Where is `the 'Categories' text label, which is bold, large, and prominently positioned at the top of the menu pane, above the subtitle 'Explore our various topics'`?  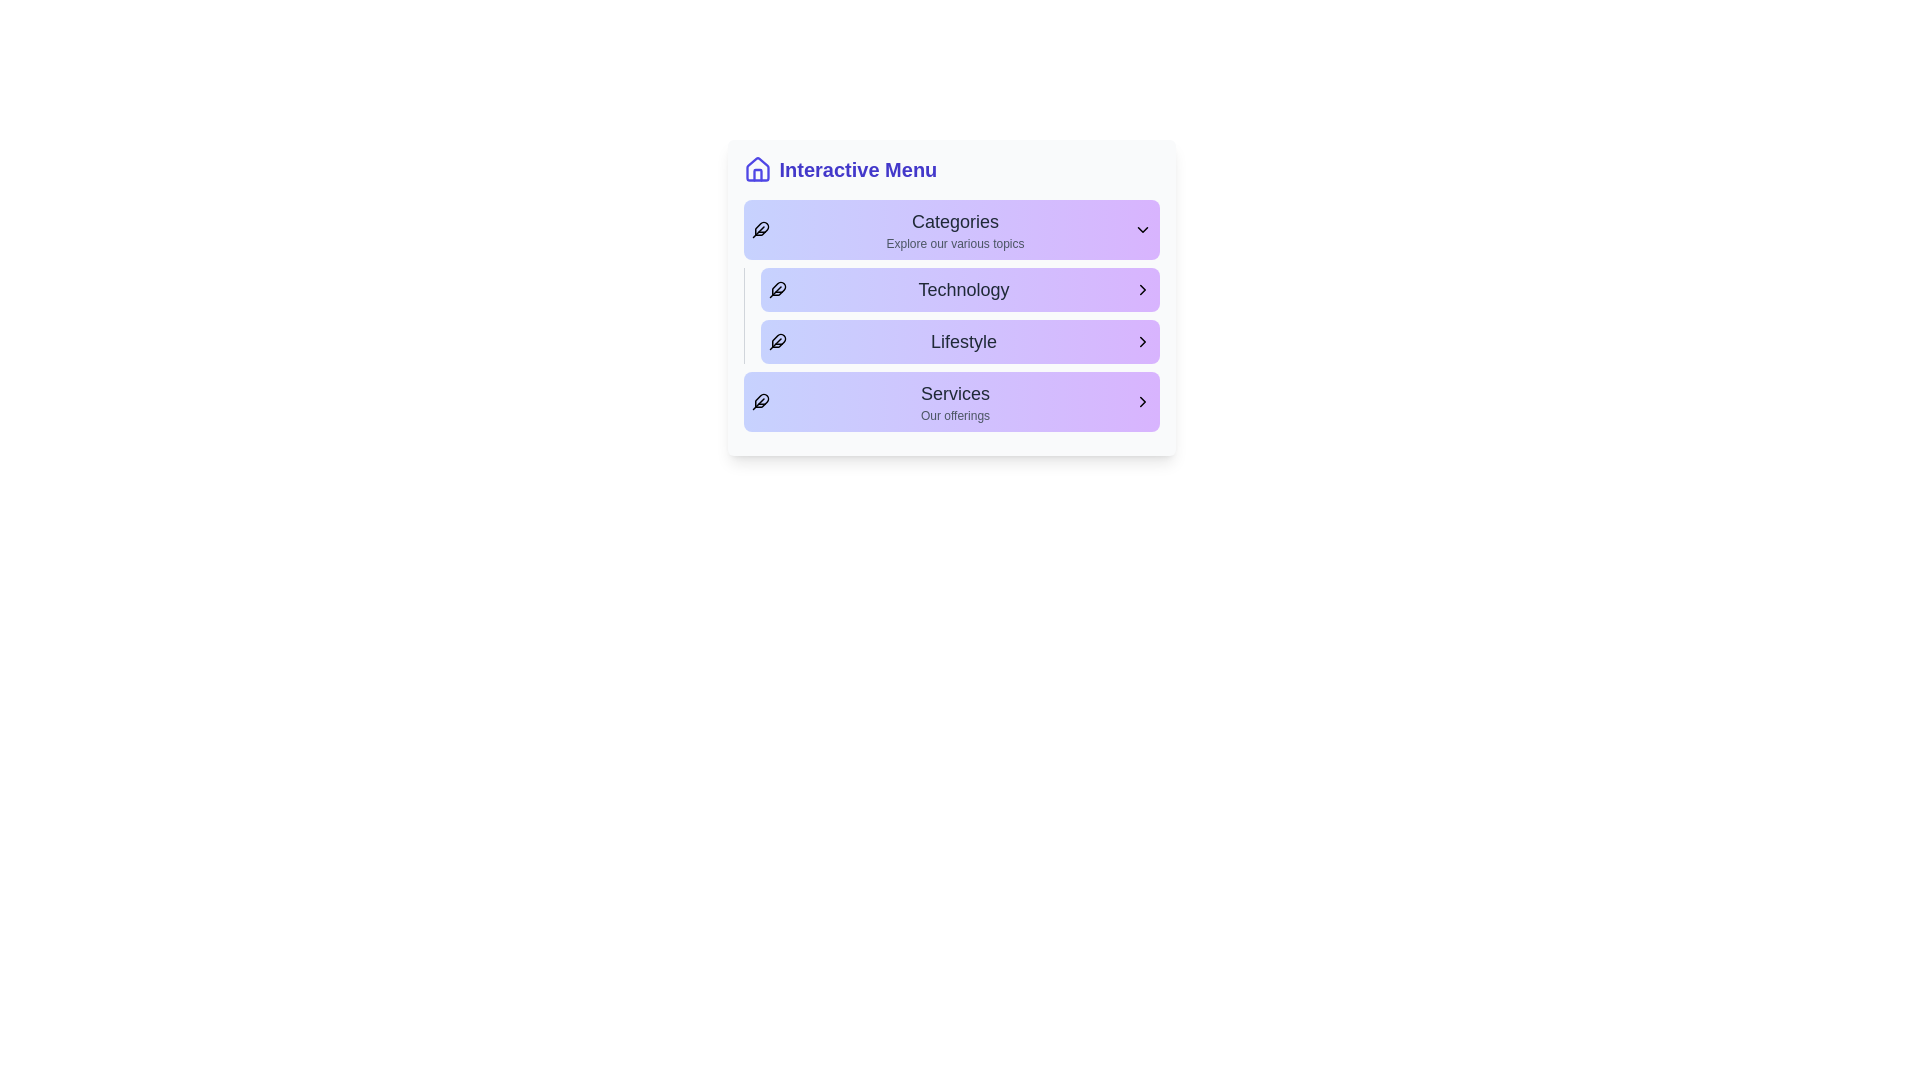
the 'Categories' text label, which is bold, large, and prominently positioned at the top of the menu pane, above the subtitle 'Explore our various topics' is located at coordinates (954, 222).